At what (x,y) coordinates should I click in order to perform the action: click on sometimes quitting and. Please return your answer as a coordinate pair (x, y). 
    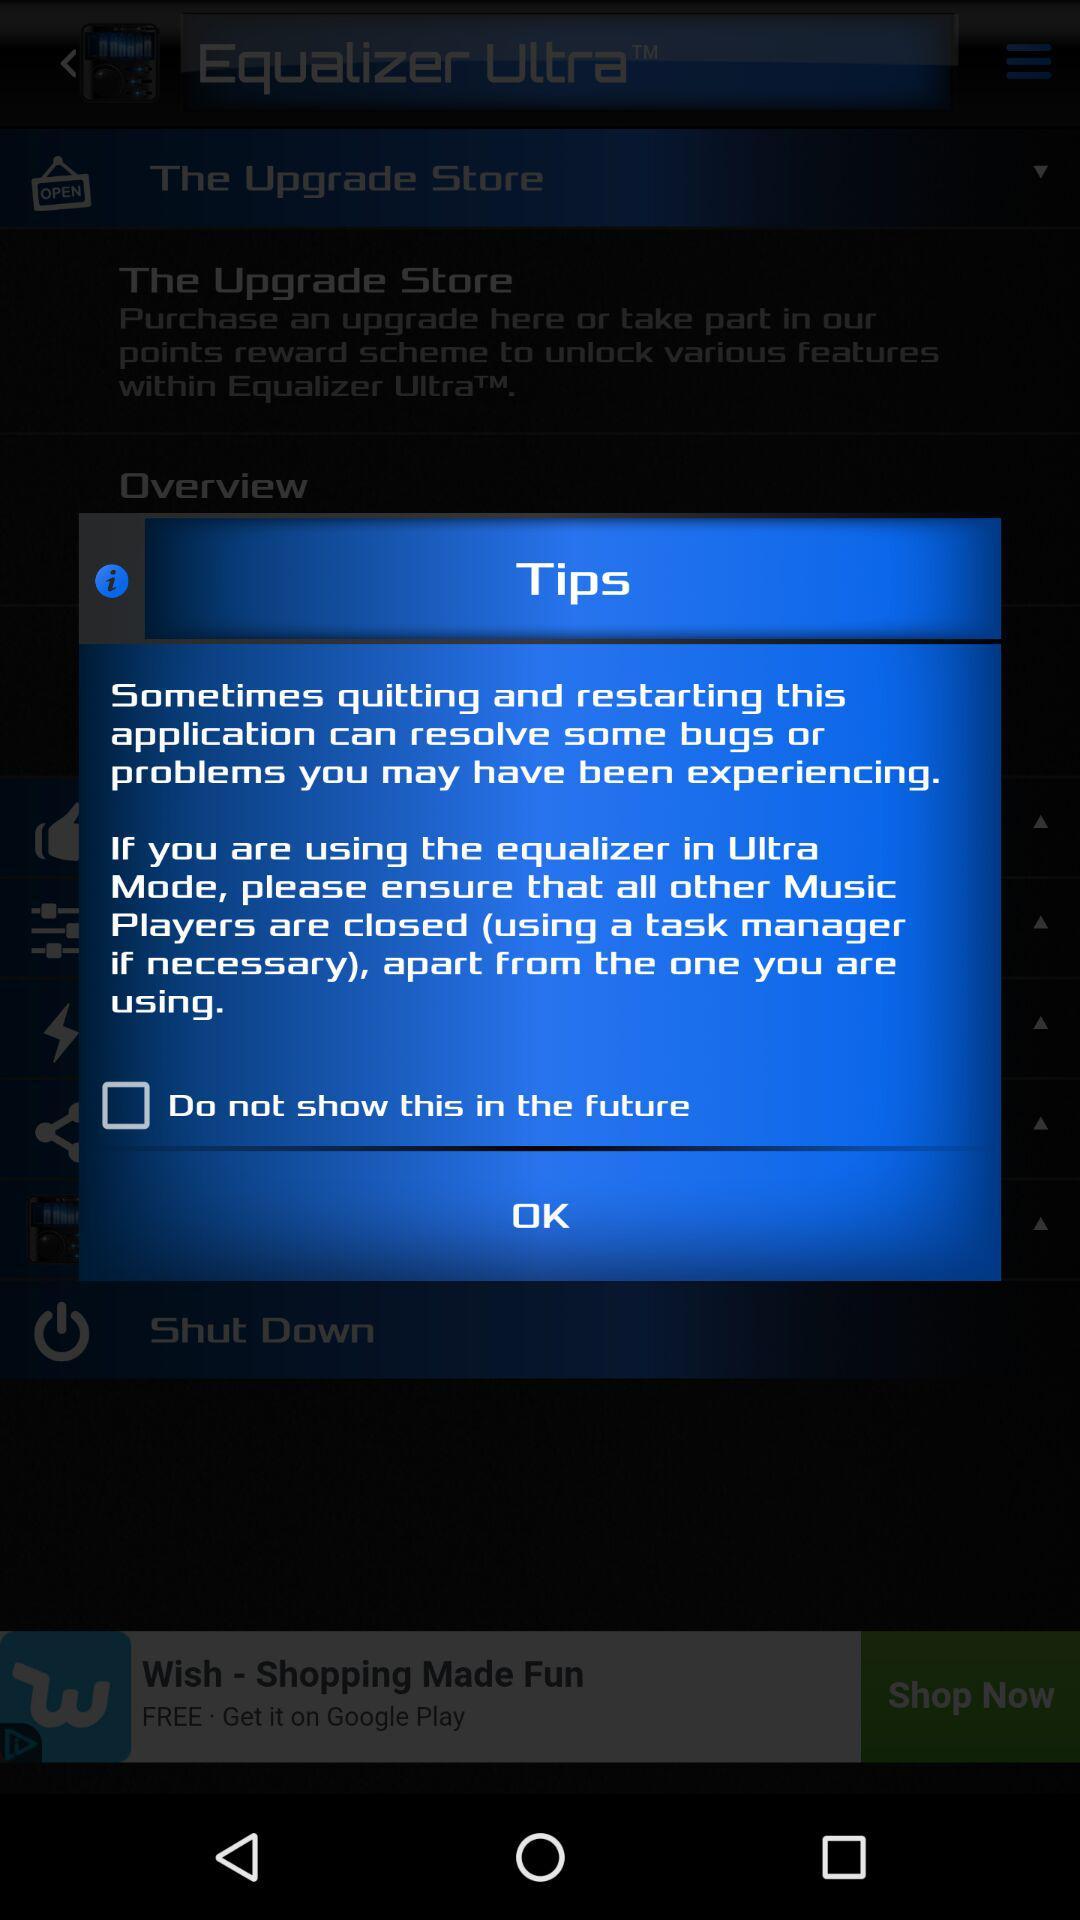
    Looking at the image, I should click on (540, 854).